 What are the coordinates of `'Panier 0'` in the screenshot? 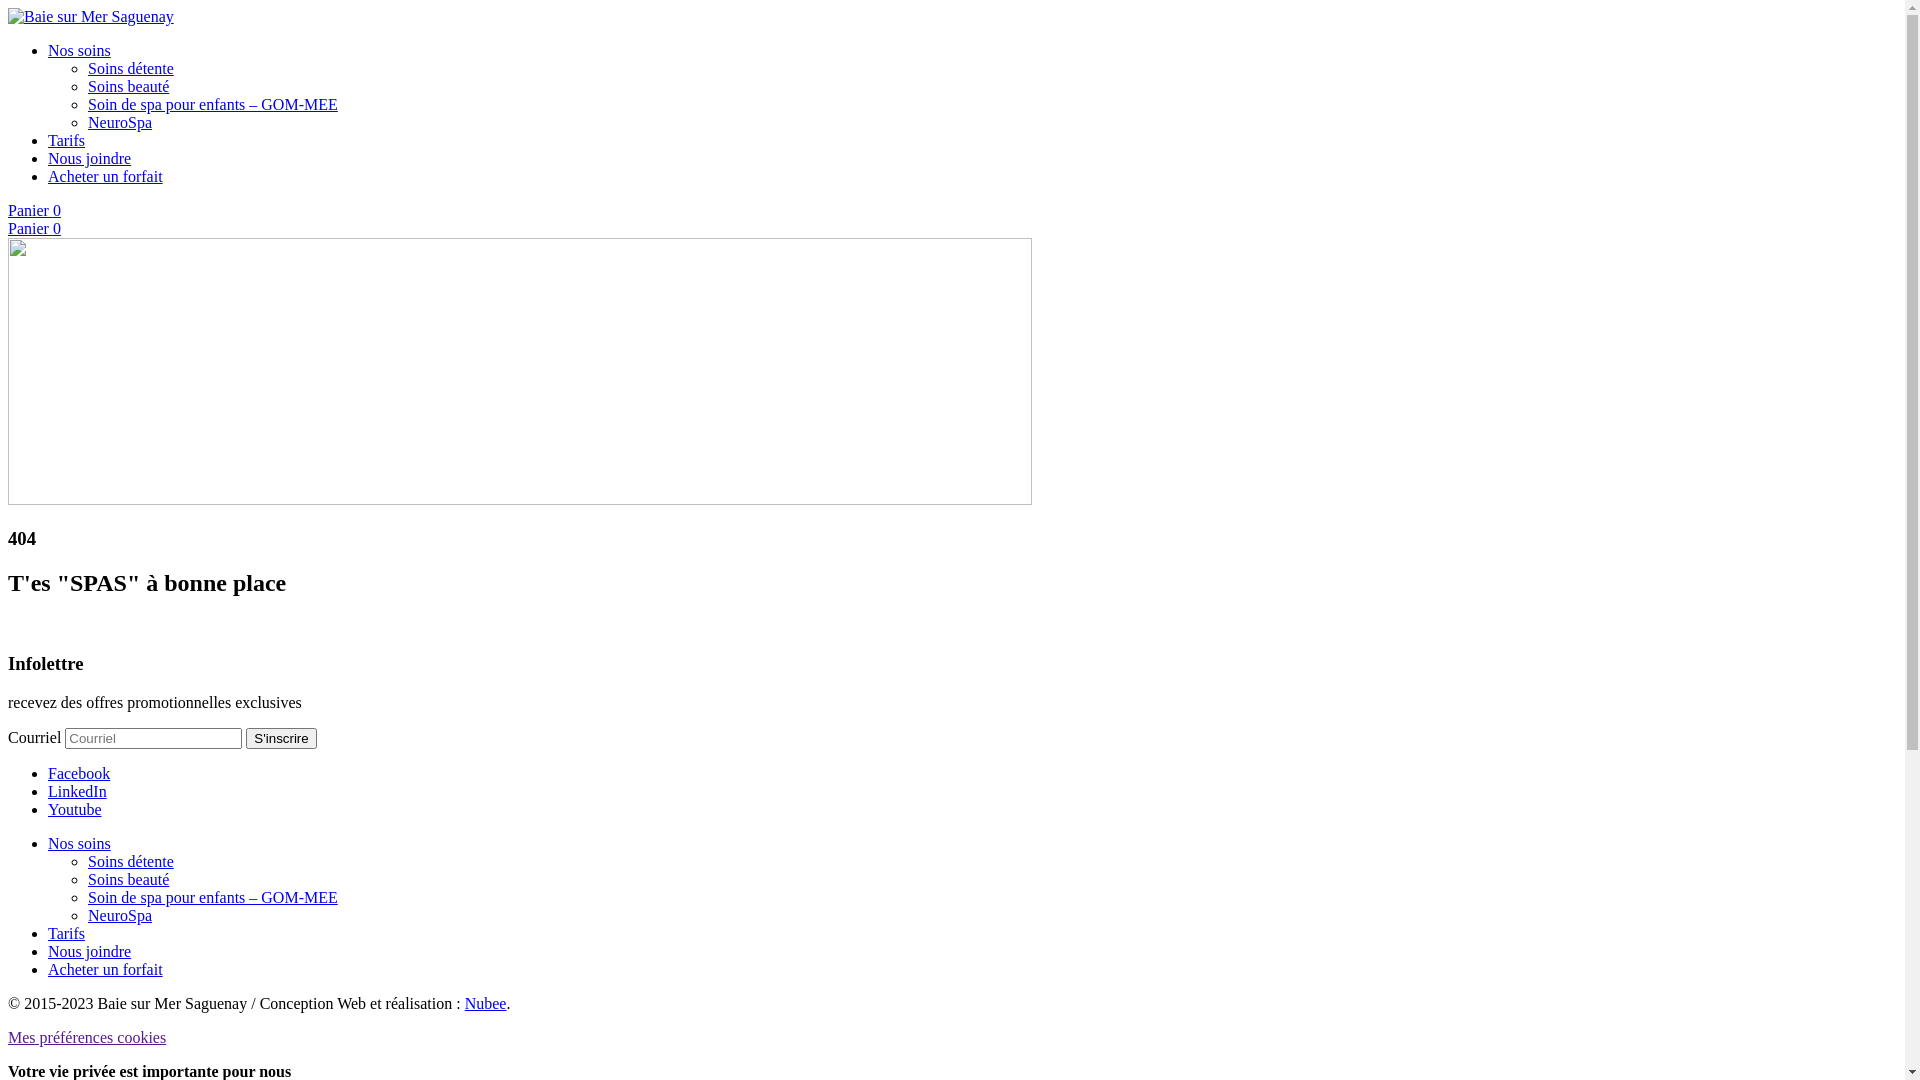 It's located at (34, 227).